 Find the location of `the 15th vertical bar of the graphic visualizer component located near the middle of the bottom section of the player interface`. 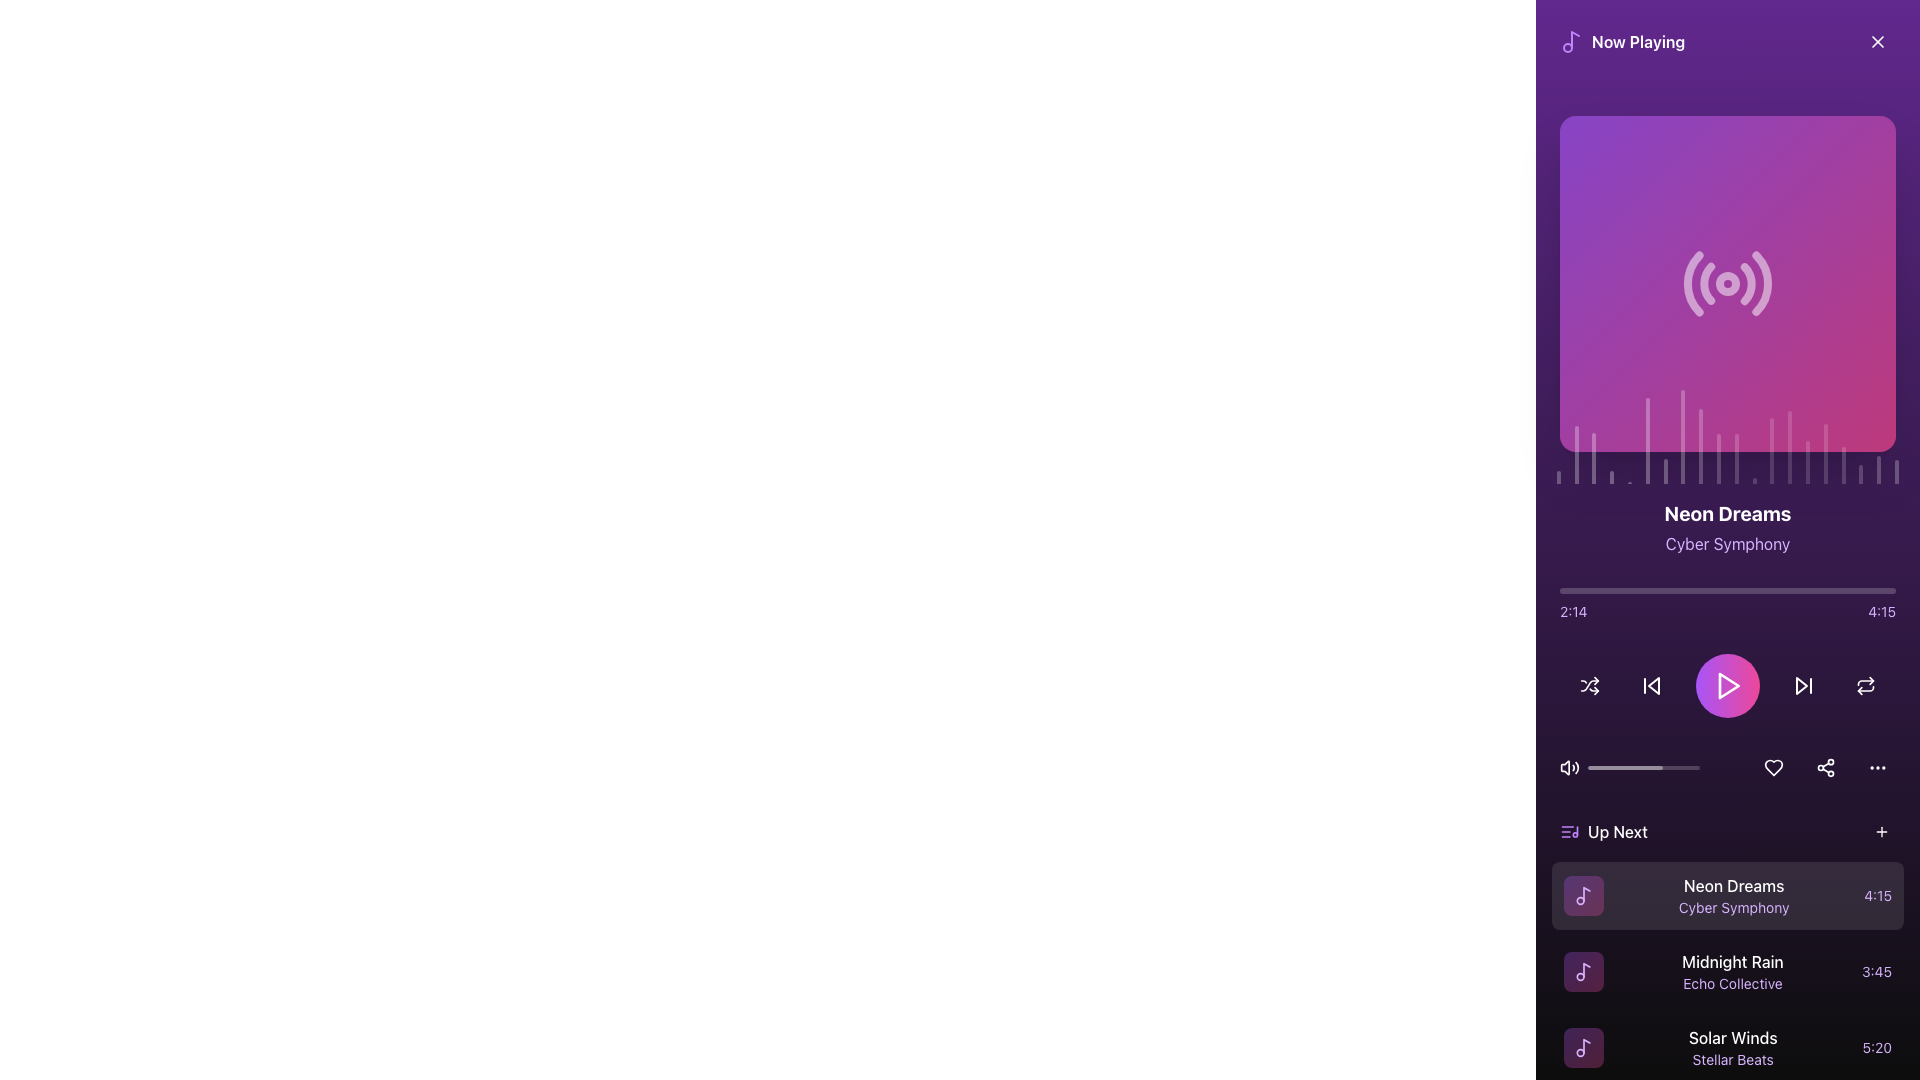

the 15th vertical bar of the graphic visualizer component located near the middle of the bottom section of the player interface is located at coordinates (1808, 462).